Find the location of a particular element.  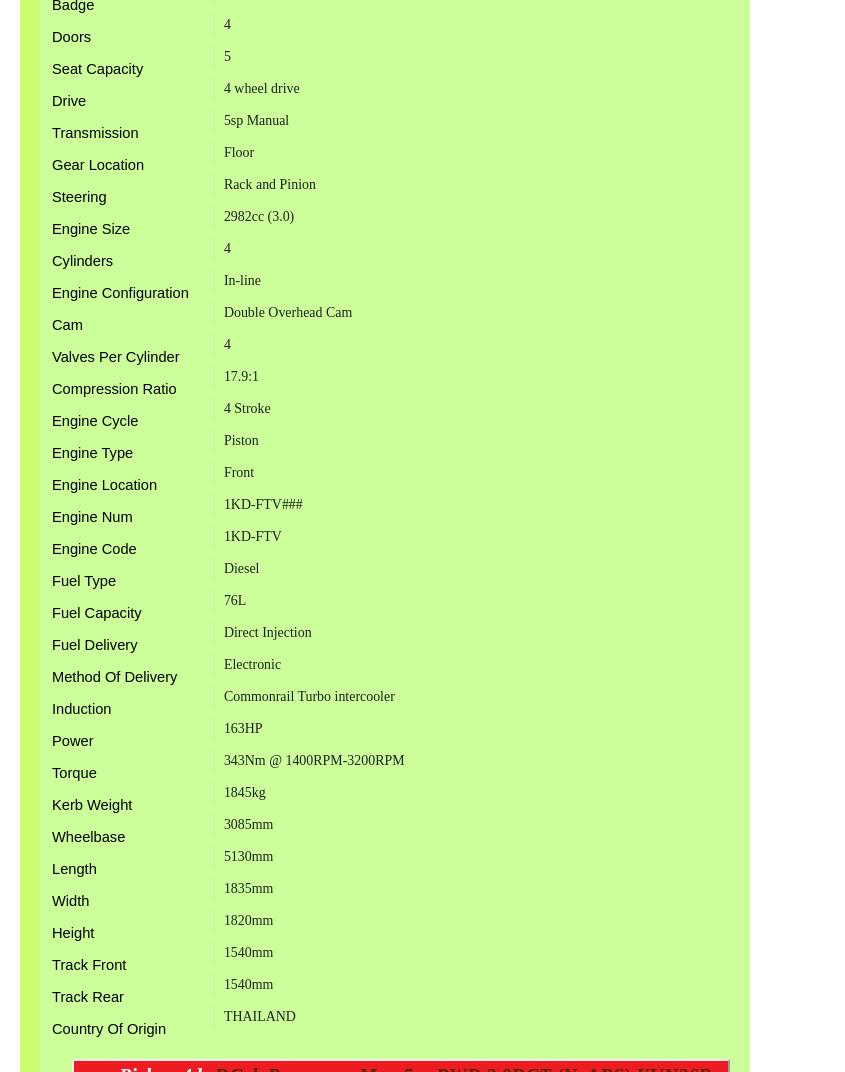

'Fuel Delivery' is located at coordinates (94, 643).